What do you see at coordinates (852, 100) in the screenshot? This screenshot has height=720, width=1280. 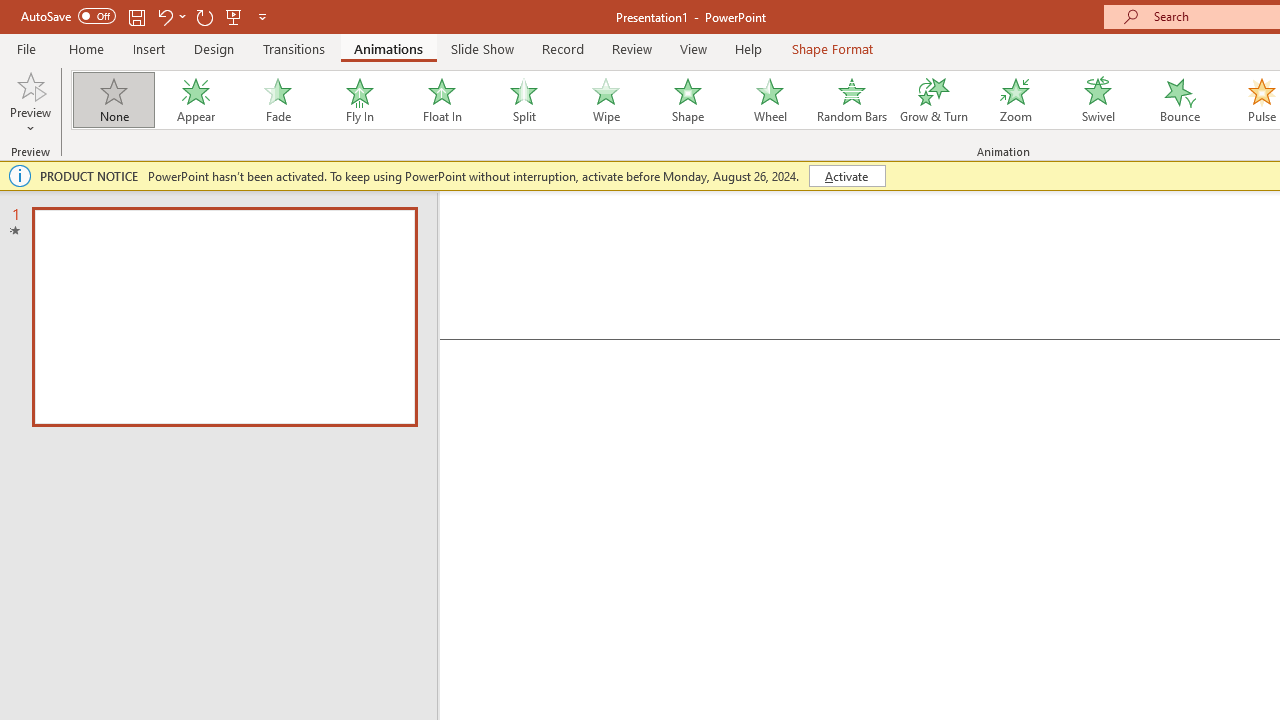 I see `'Random Bars'` at bounding box center [852, 100].